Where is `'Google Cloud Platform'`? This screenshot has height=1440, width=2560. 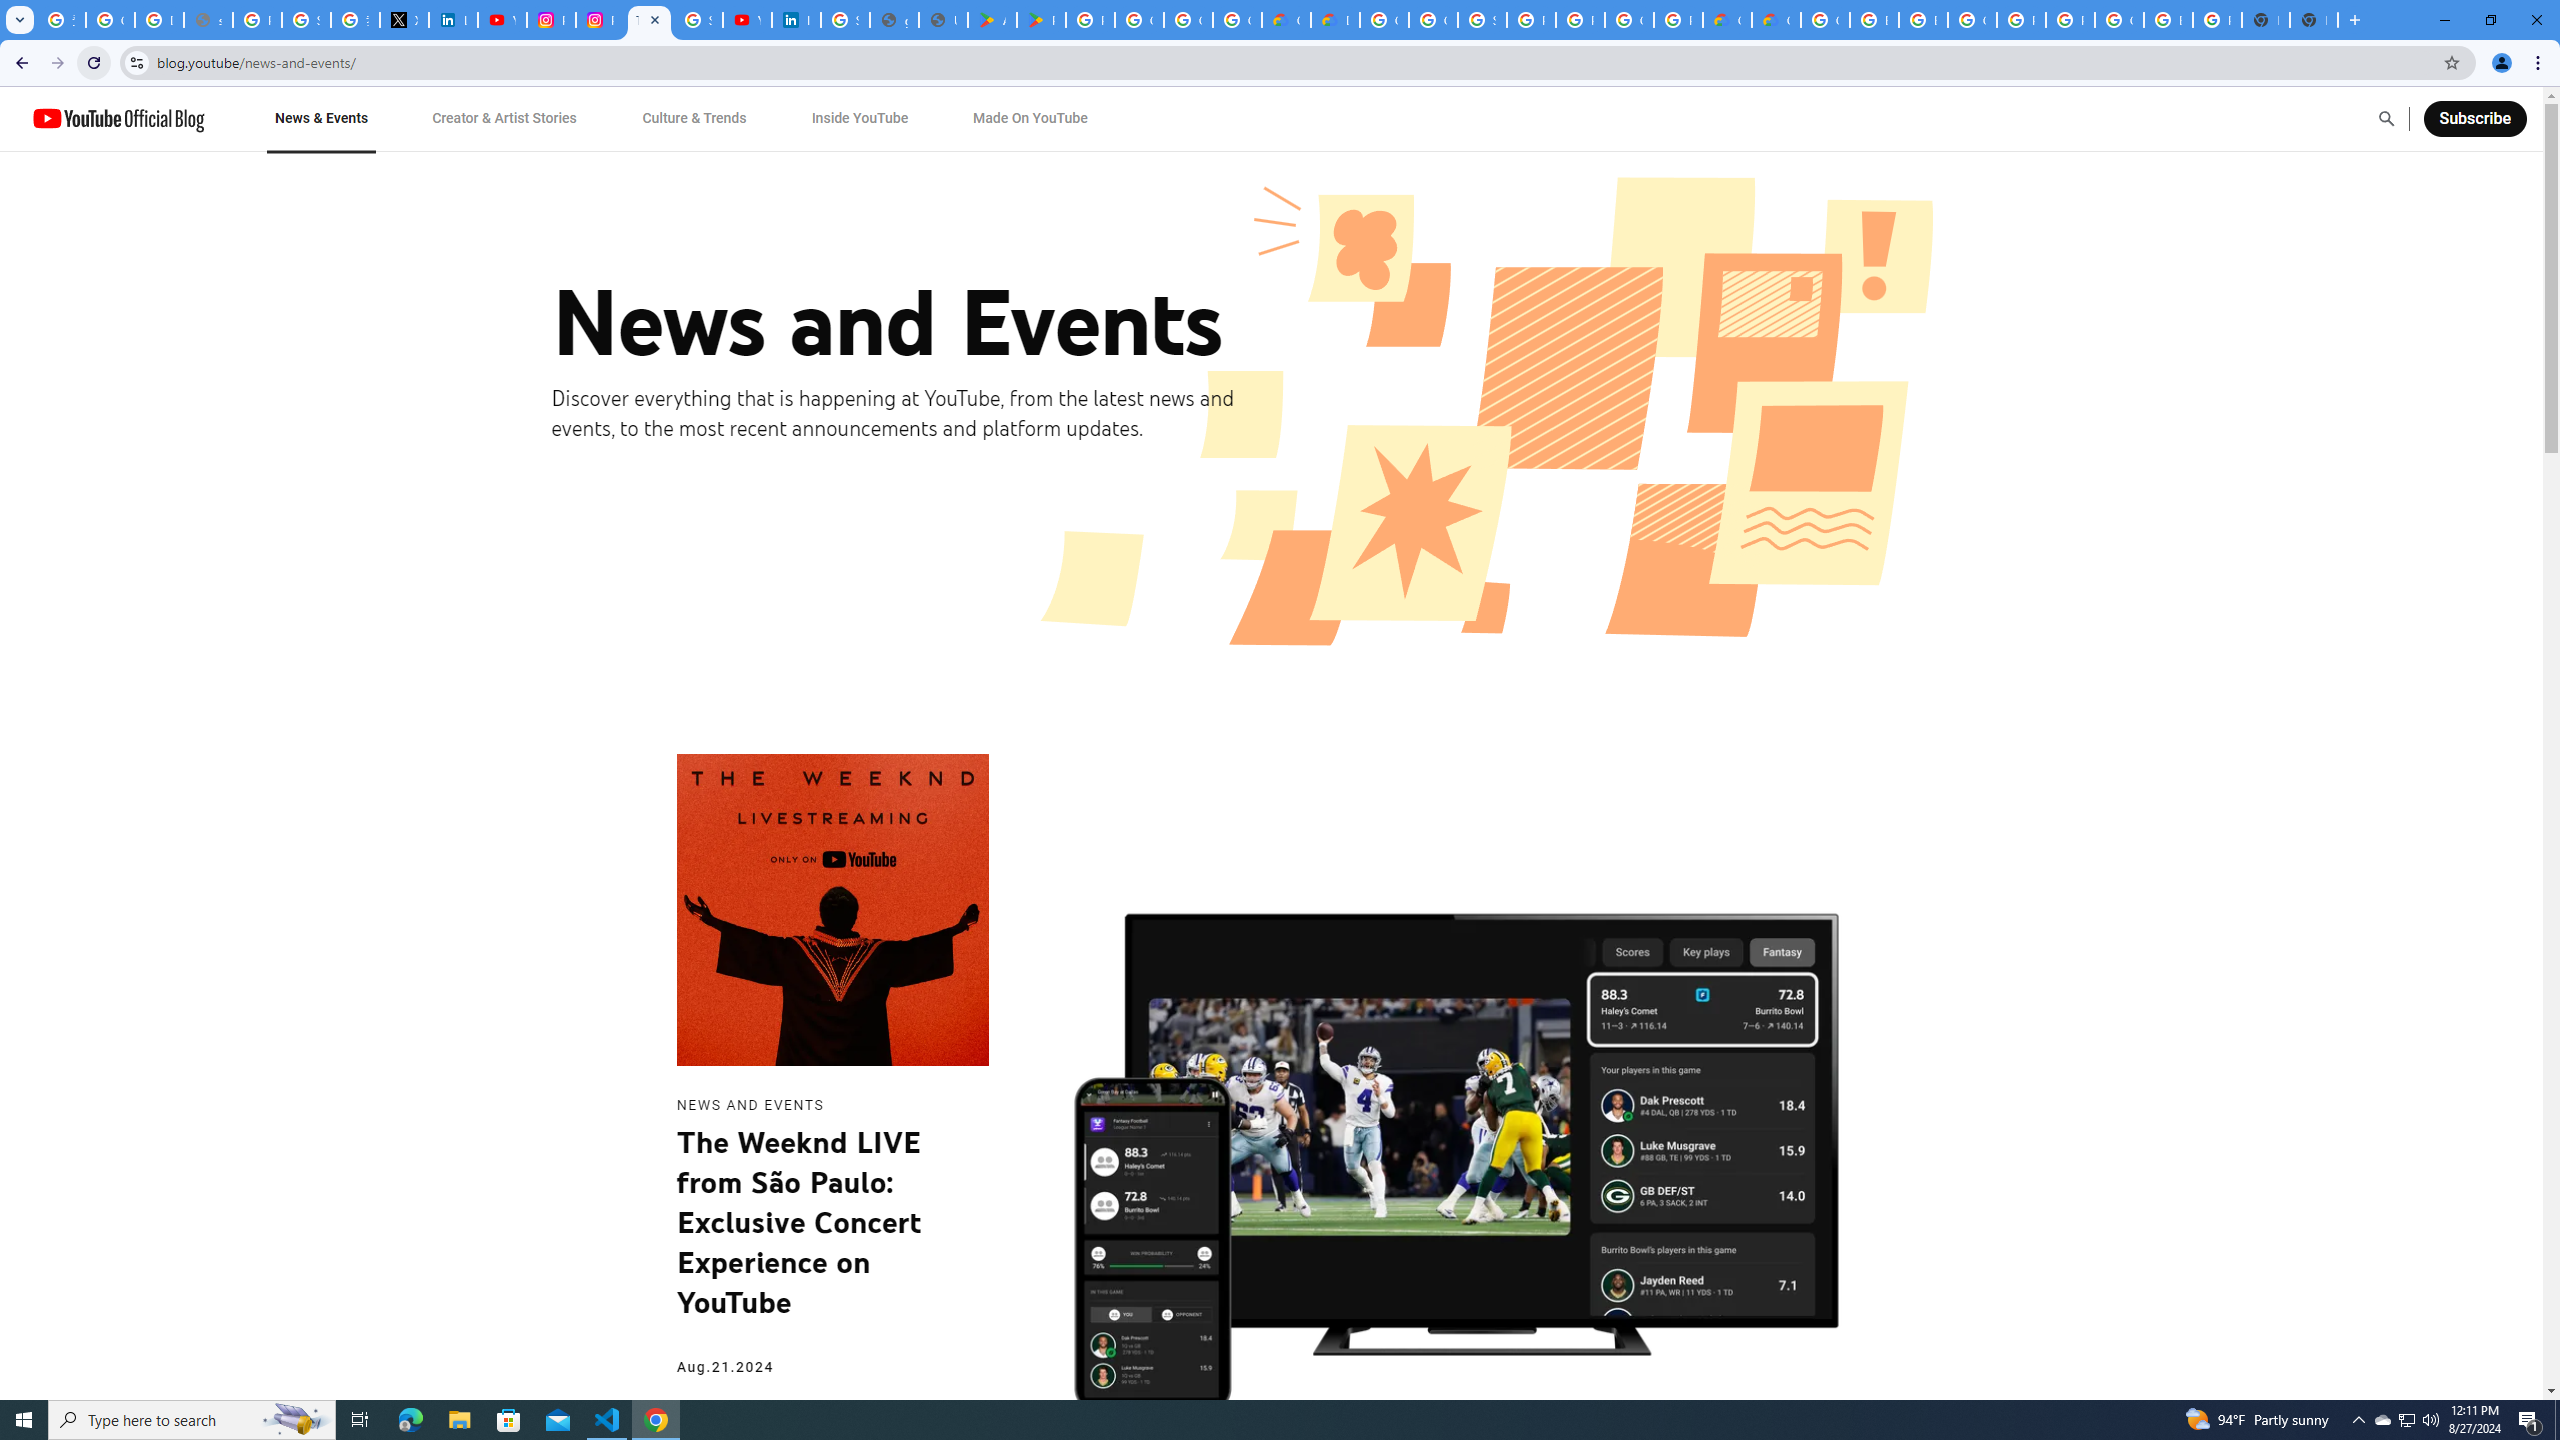
'Google Cloud Platform' is located at coordinates (1972, 19).